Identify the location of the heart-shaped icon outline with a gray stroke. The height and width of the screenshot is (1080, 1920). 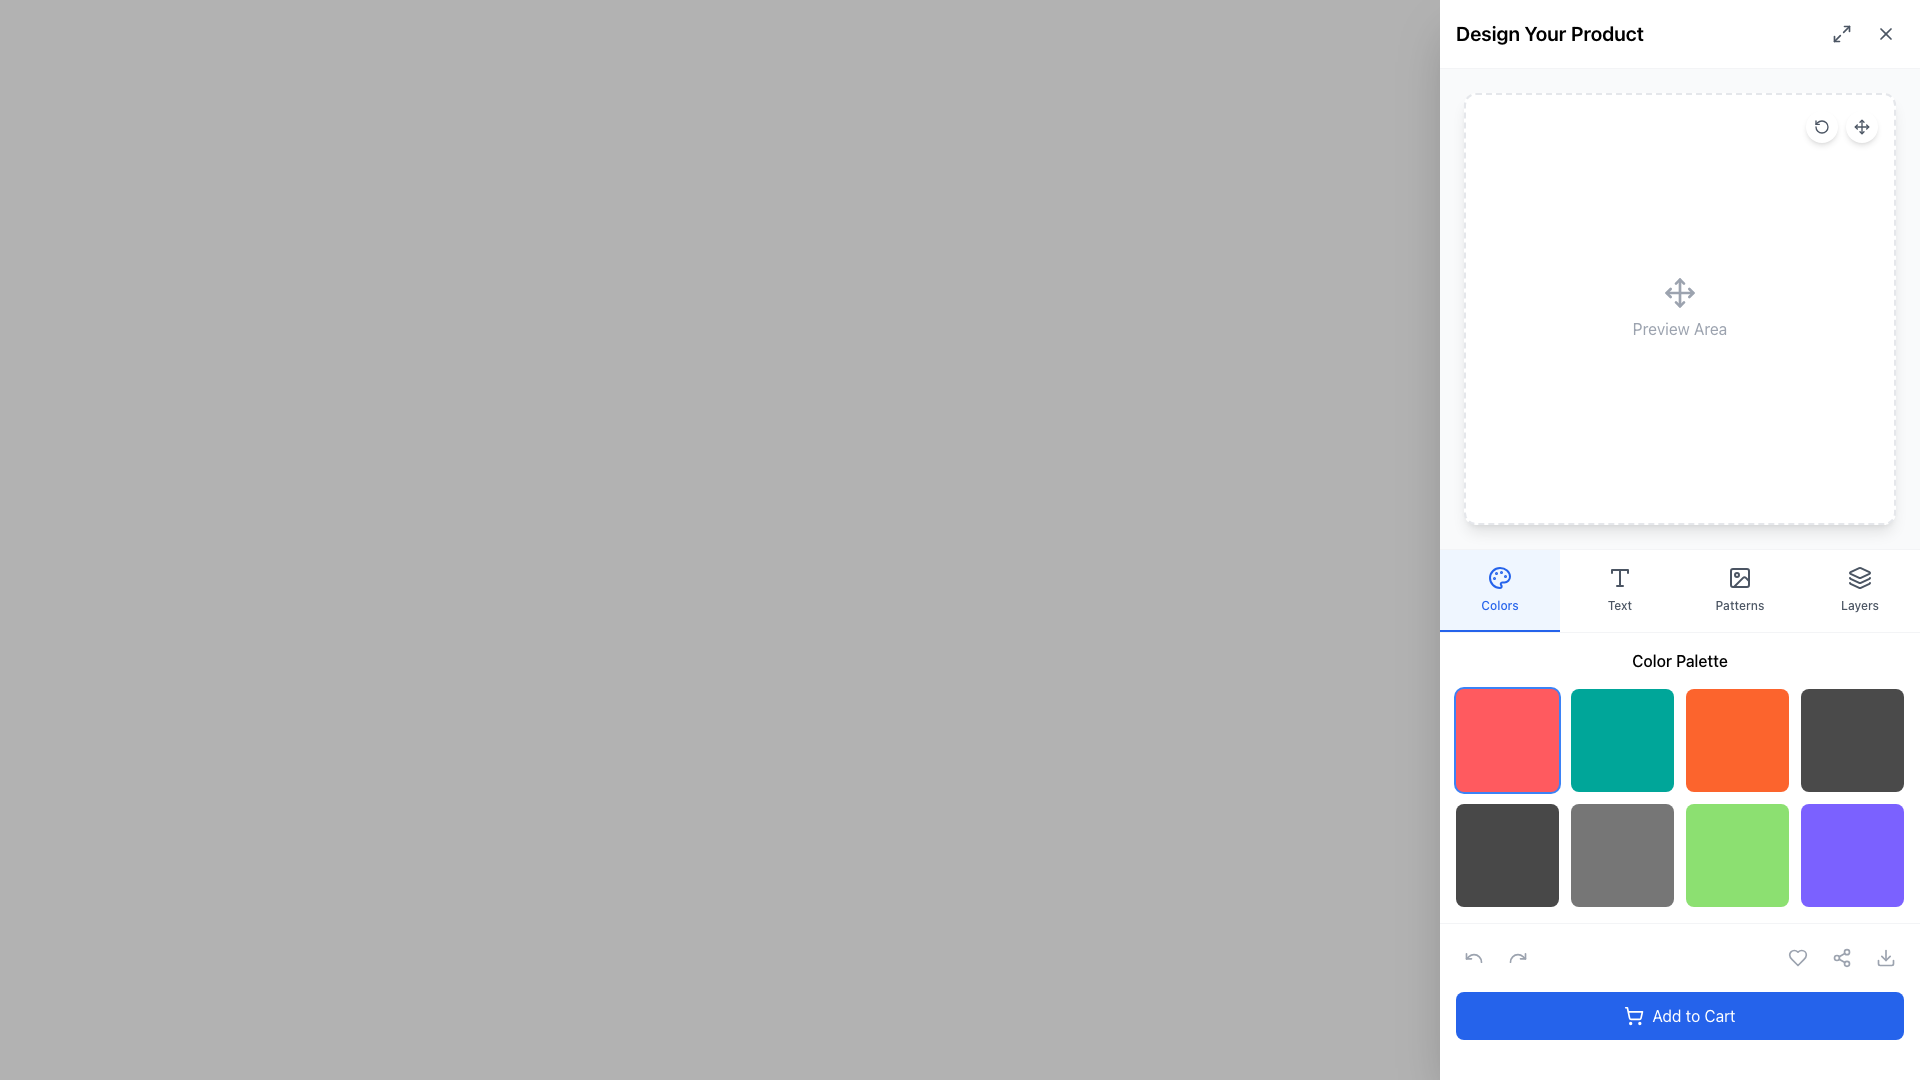
(1798, 956).